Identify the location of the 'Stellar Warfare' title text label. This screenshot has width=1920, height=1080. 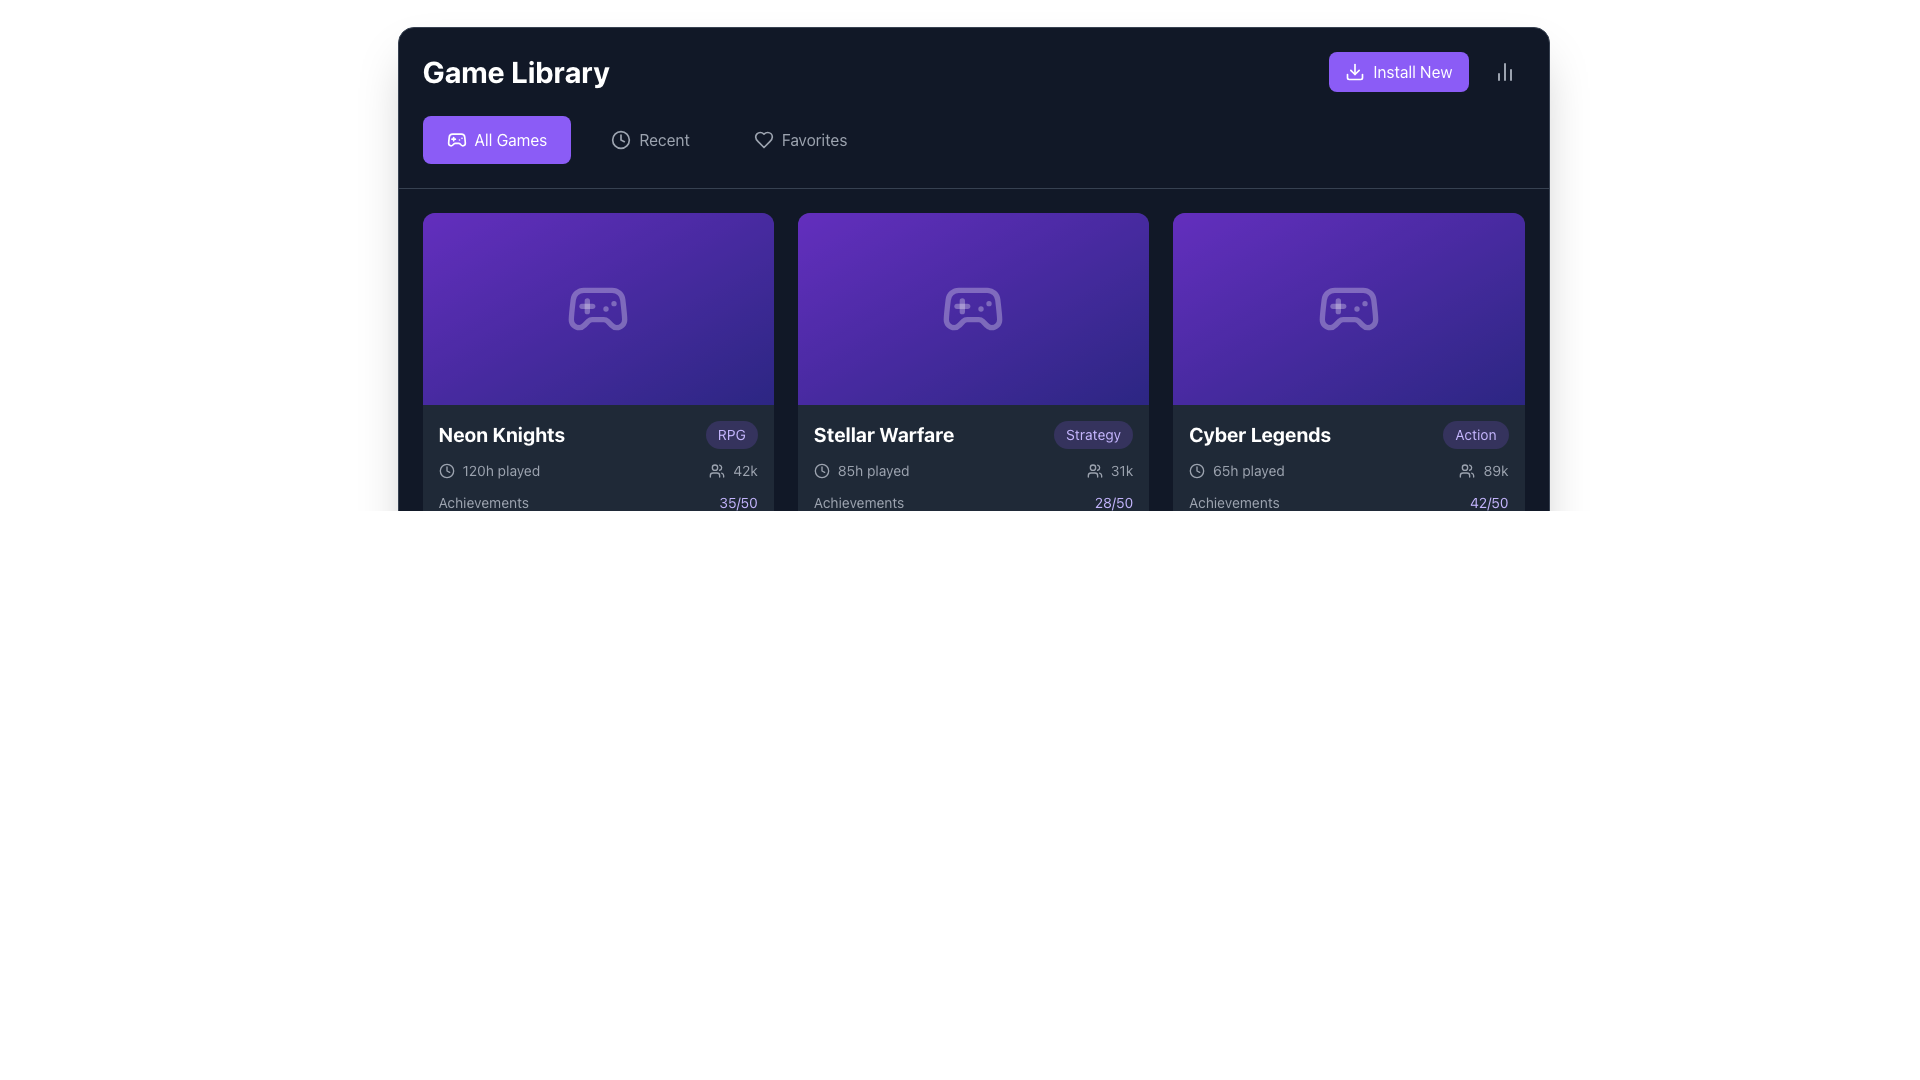
(882, 434).